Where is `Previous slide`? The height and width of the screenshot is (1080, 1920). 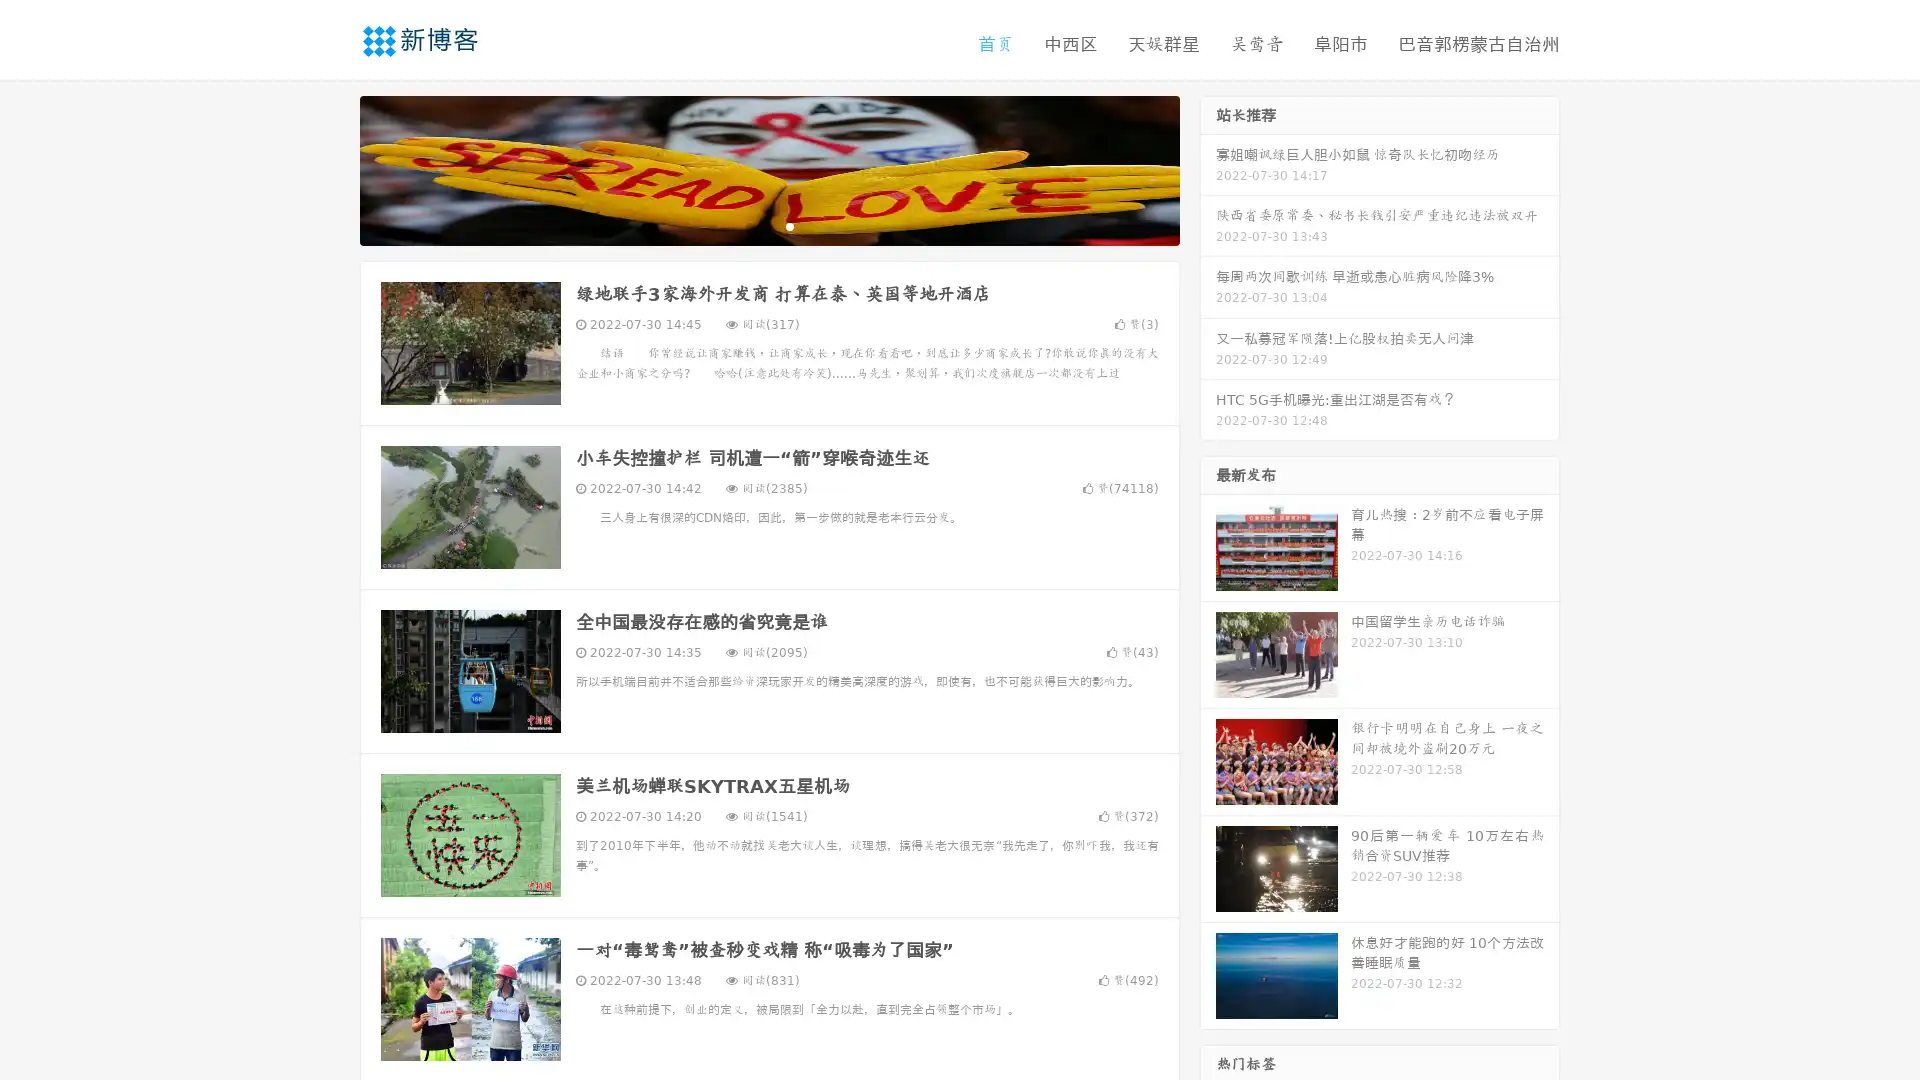 Previous slide is located at coordinates (330, 168).